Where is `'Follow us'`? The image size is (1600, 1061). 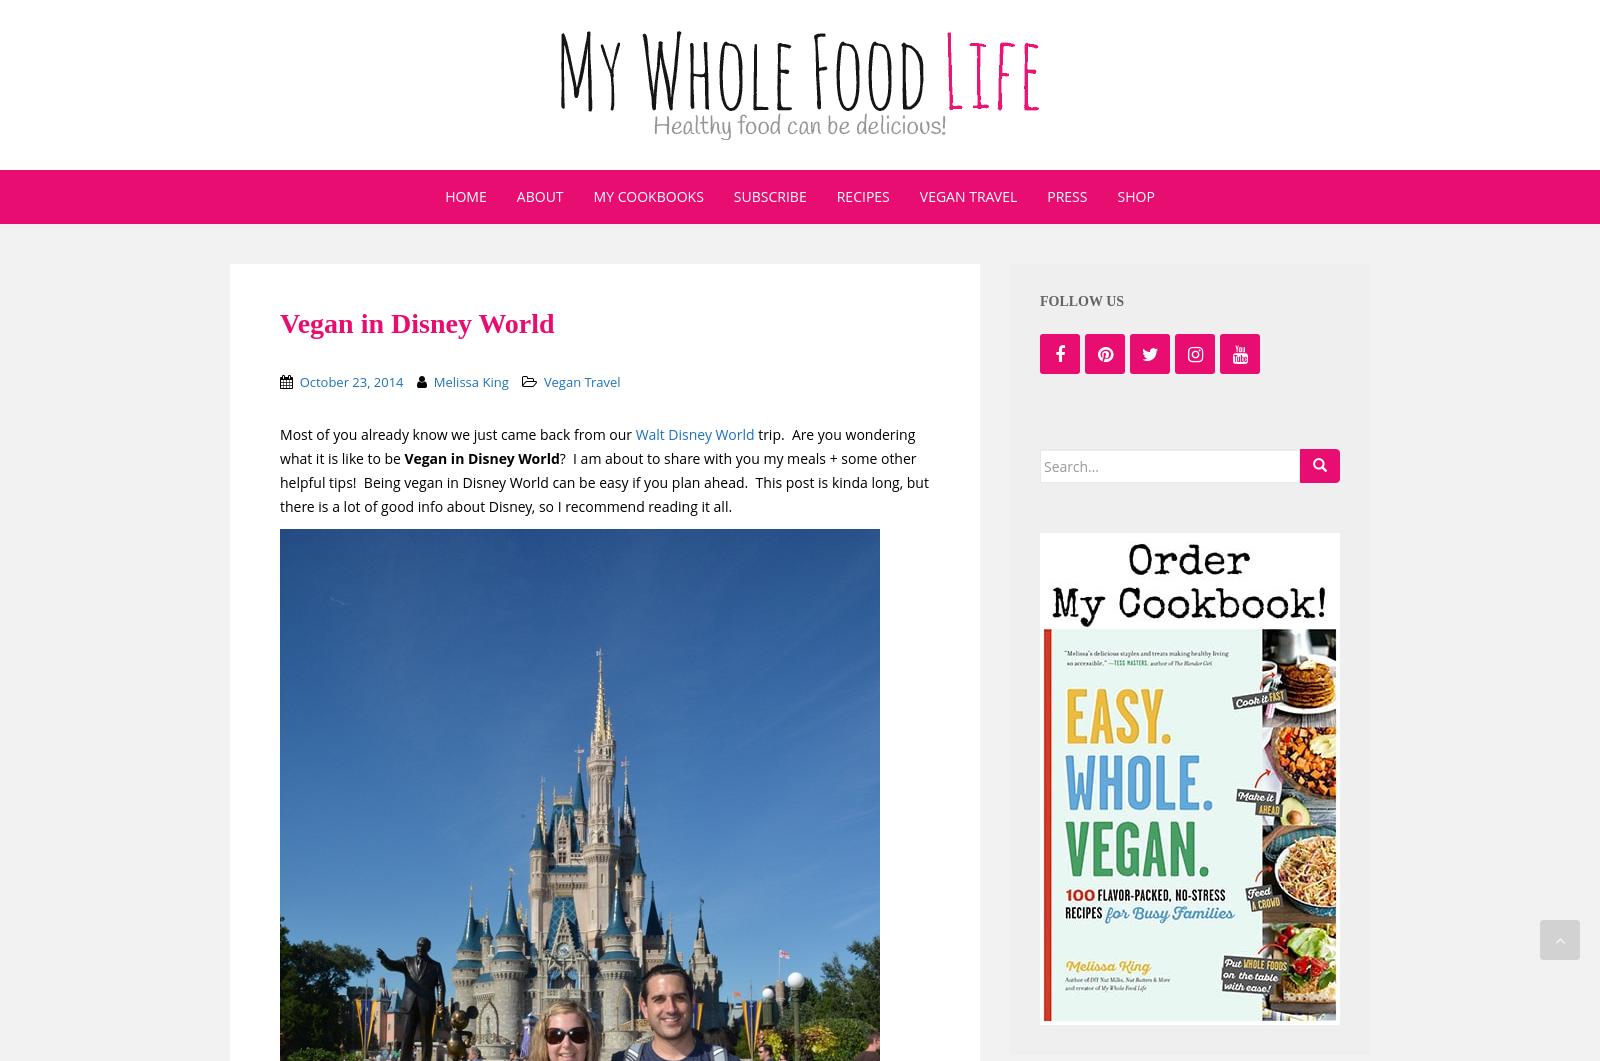
'Follow us' is located at coordinates (1082, 299).